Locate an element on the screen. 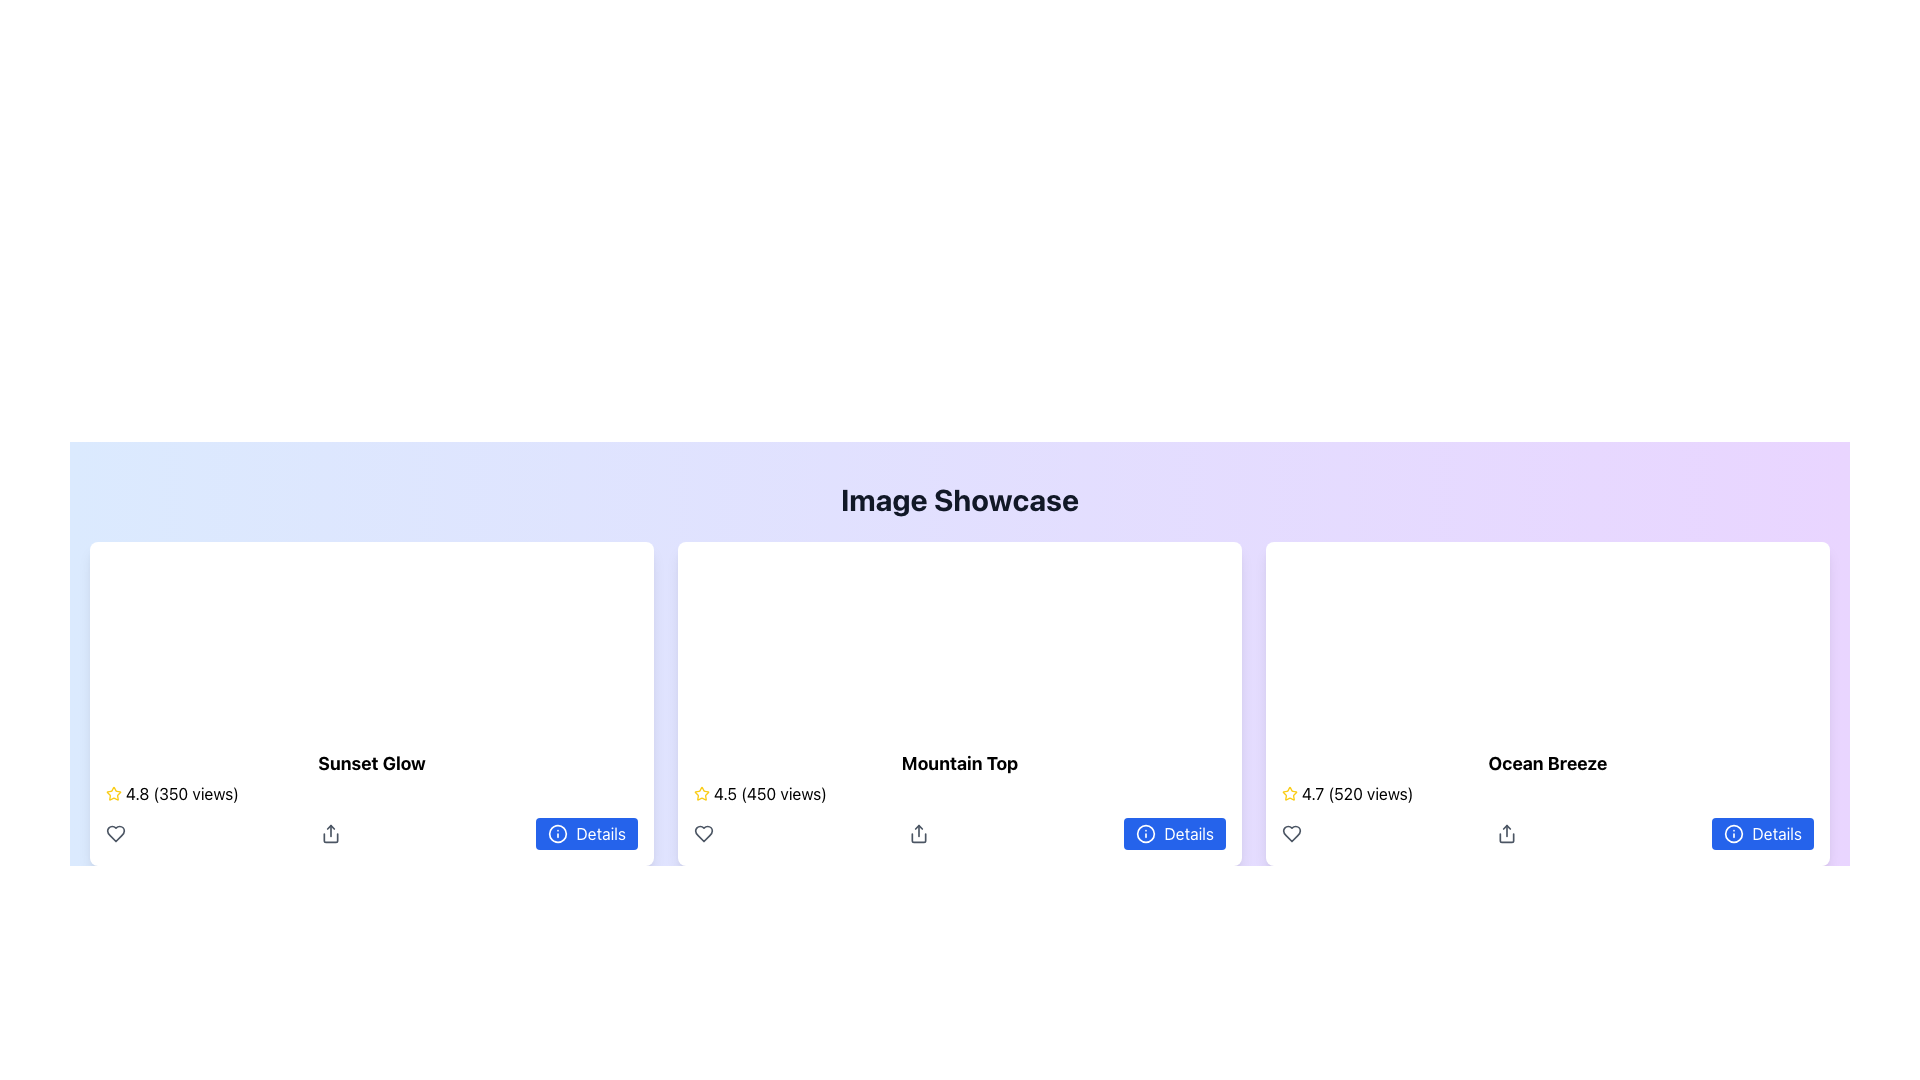 The width and height of the screenshot is (1920, 1080). the circular icon within the SVG element that serves as the background of the info icon, located inside the blue button labeled 'Details' in the bottom-right corner of the 'Mountain Top' card is located at coordinates (1146, 833).